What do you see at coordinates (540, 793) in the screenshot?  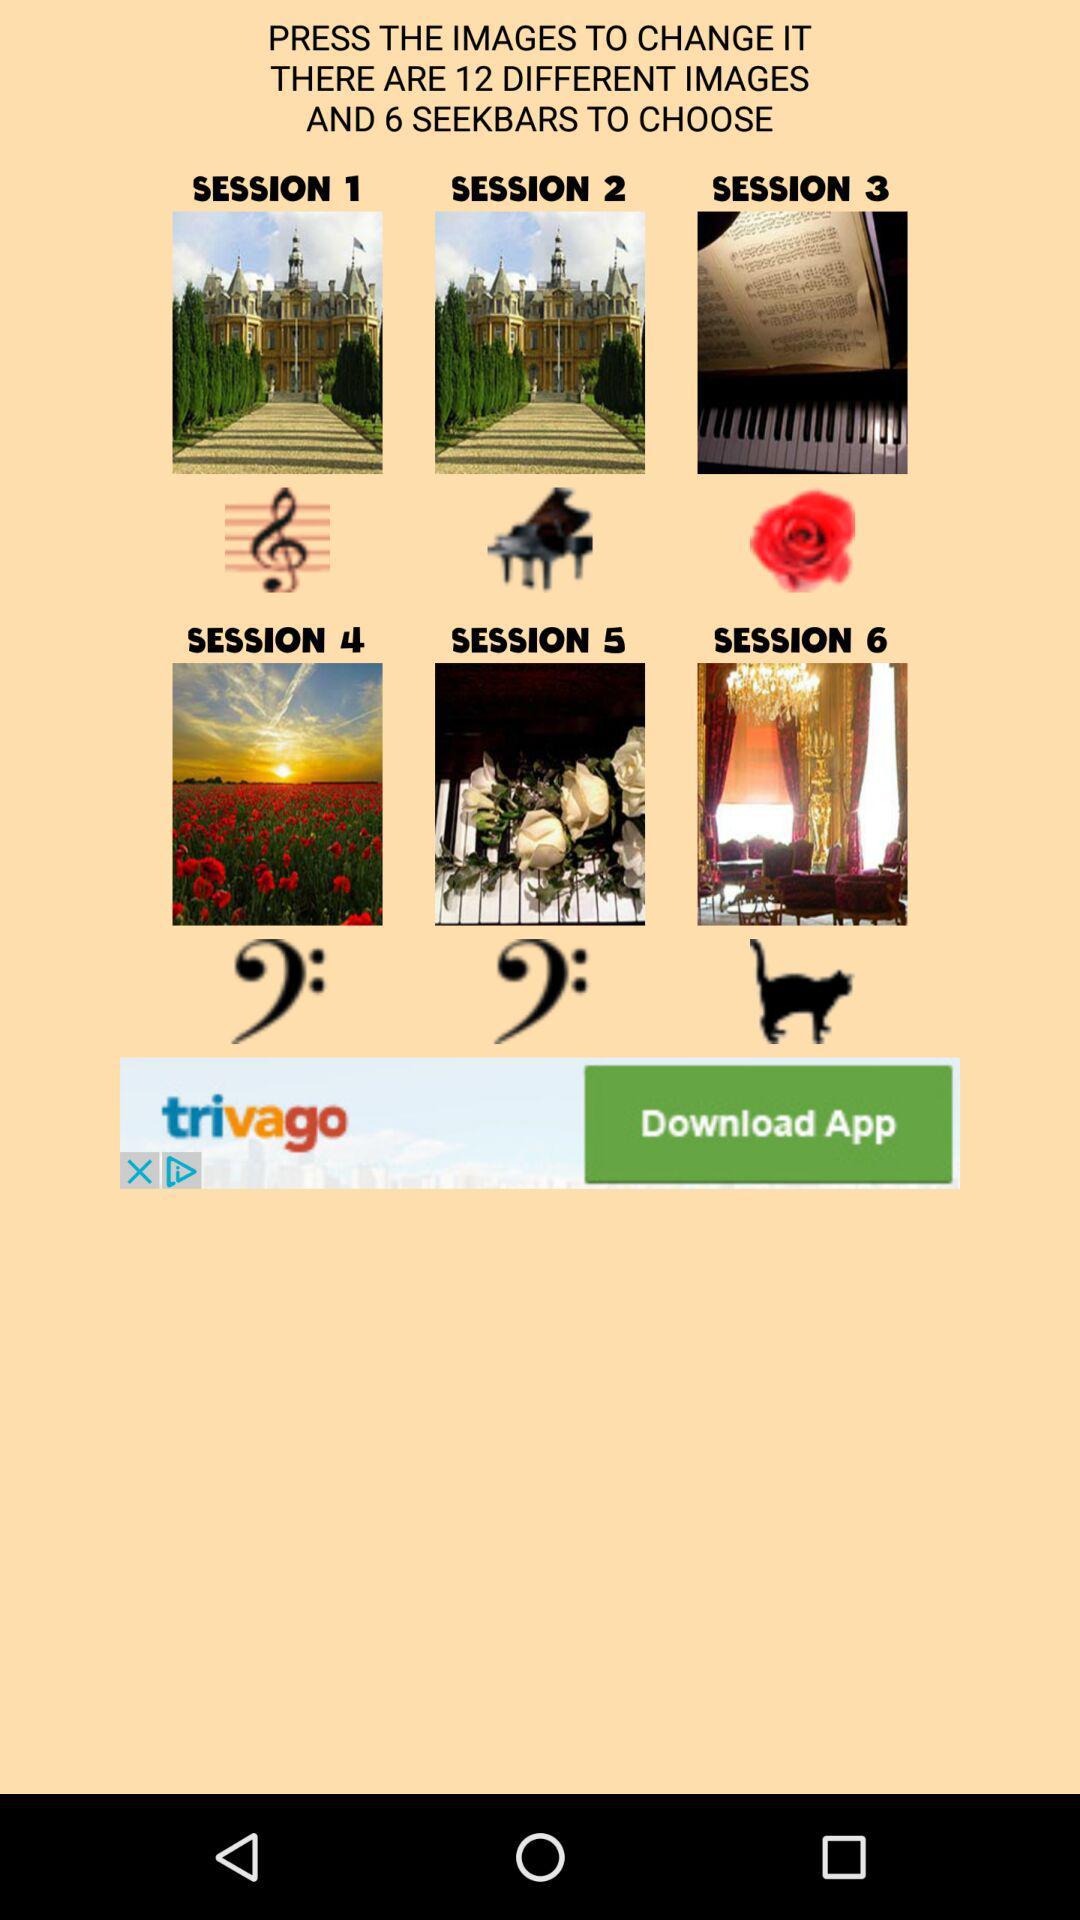 I see `image under session 5` at bounding box center [540, 793].